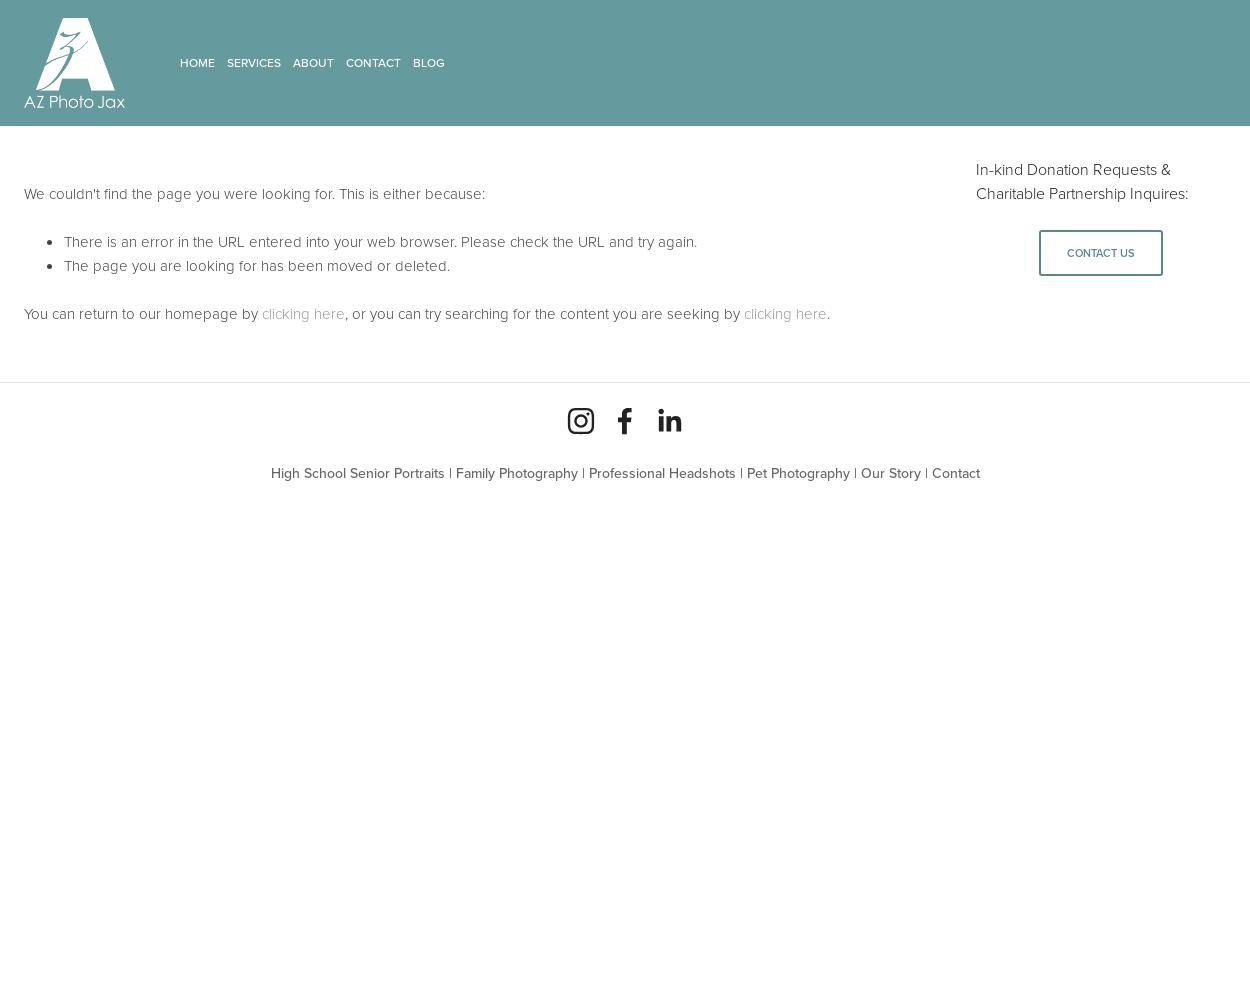 The height and width of the screenshot is (1000, 1250). What do you see at coordinates (253, 62) in the screenshot?
I see `'Services'` at bounding box center [253, 62].